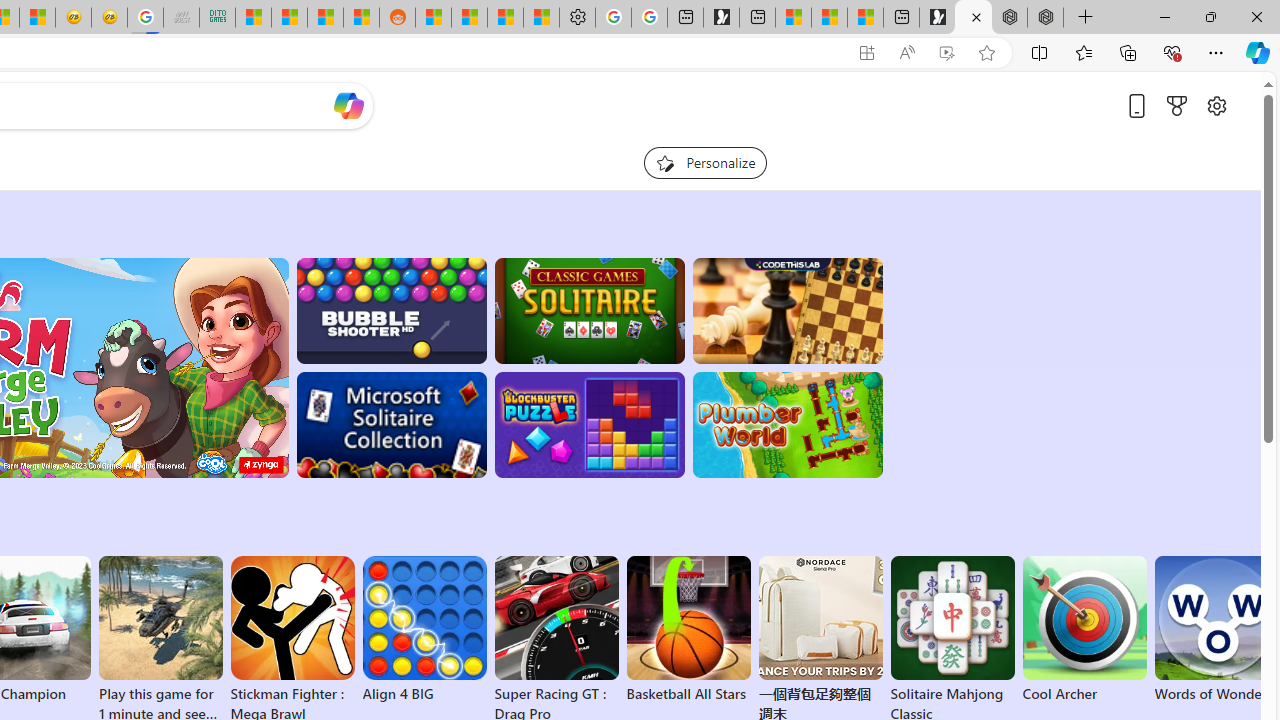 The image size is (1280, 720). Describe the element at coordinates (867, 52) in the screenshot. I see `'App available. Install Games from Microsoft Start'` at that location.